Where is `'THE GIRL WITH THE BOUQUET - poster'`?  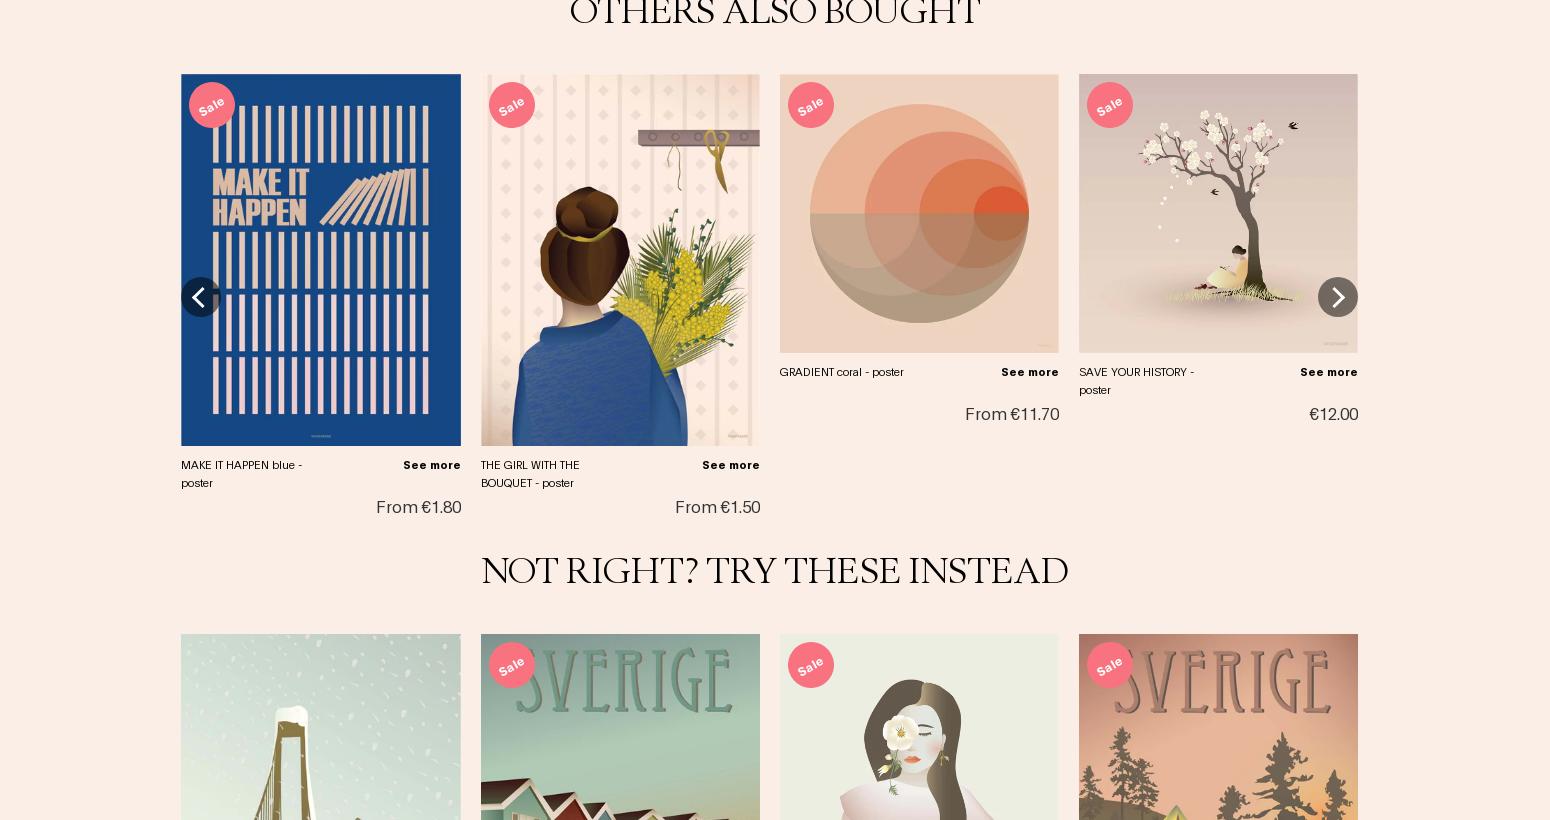
'THE GIRL WITH THE BOUQUET - poster' is located at coordinates (528, 471).